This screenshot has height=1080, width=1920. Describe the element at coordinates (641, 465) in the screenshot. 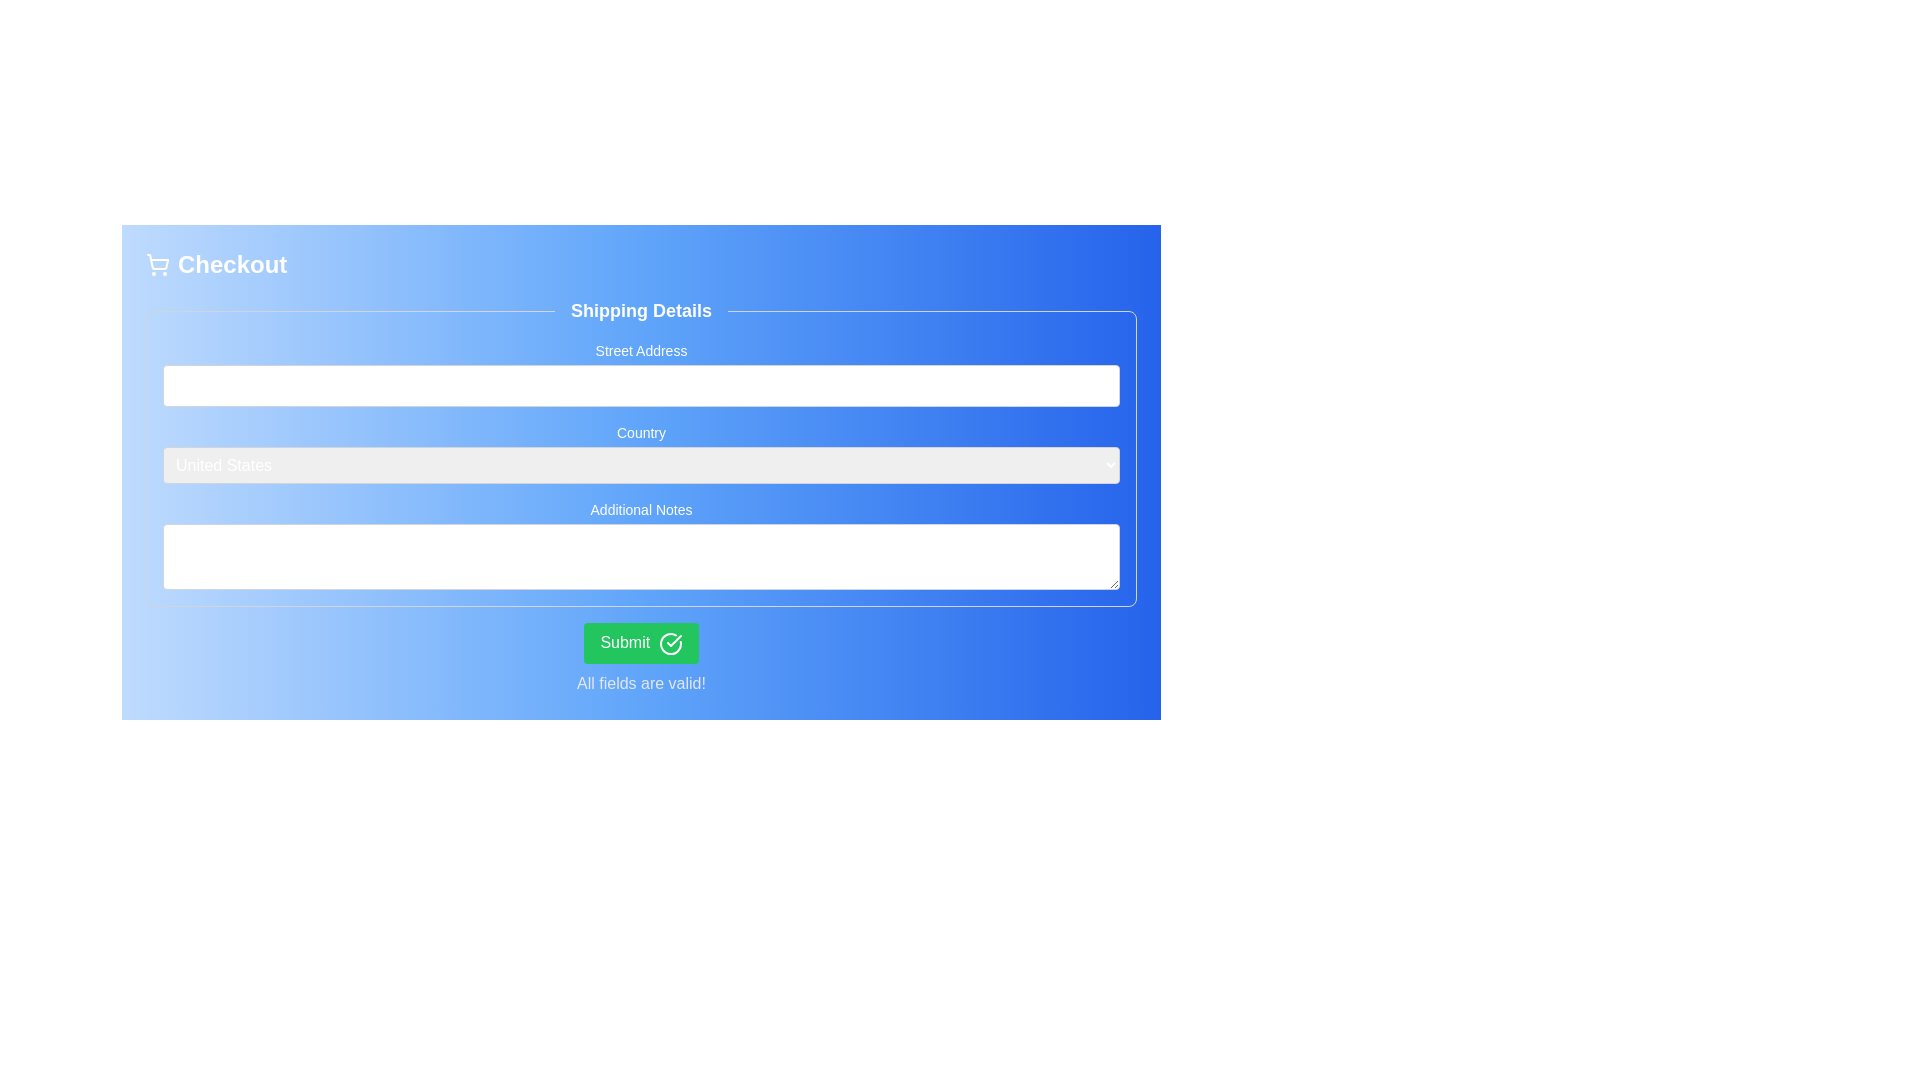

I see `the dropdown menu labeled 'Country' in the 'Shipping Details' section` at that location.